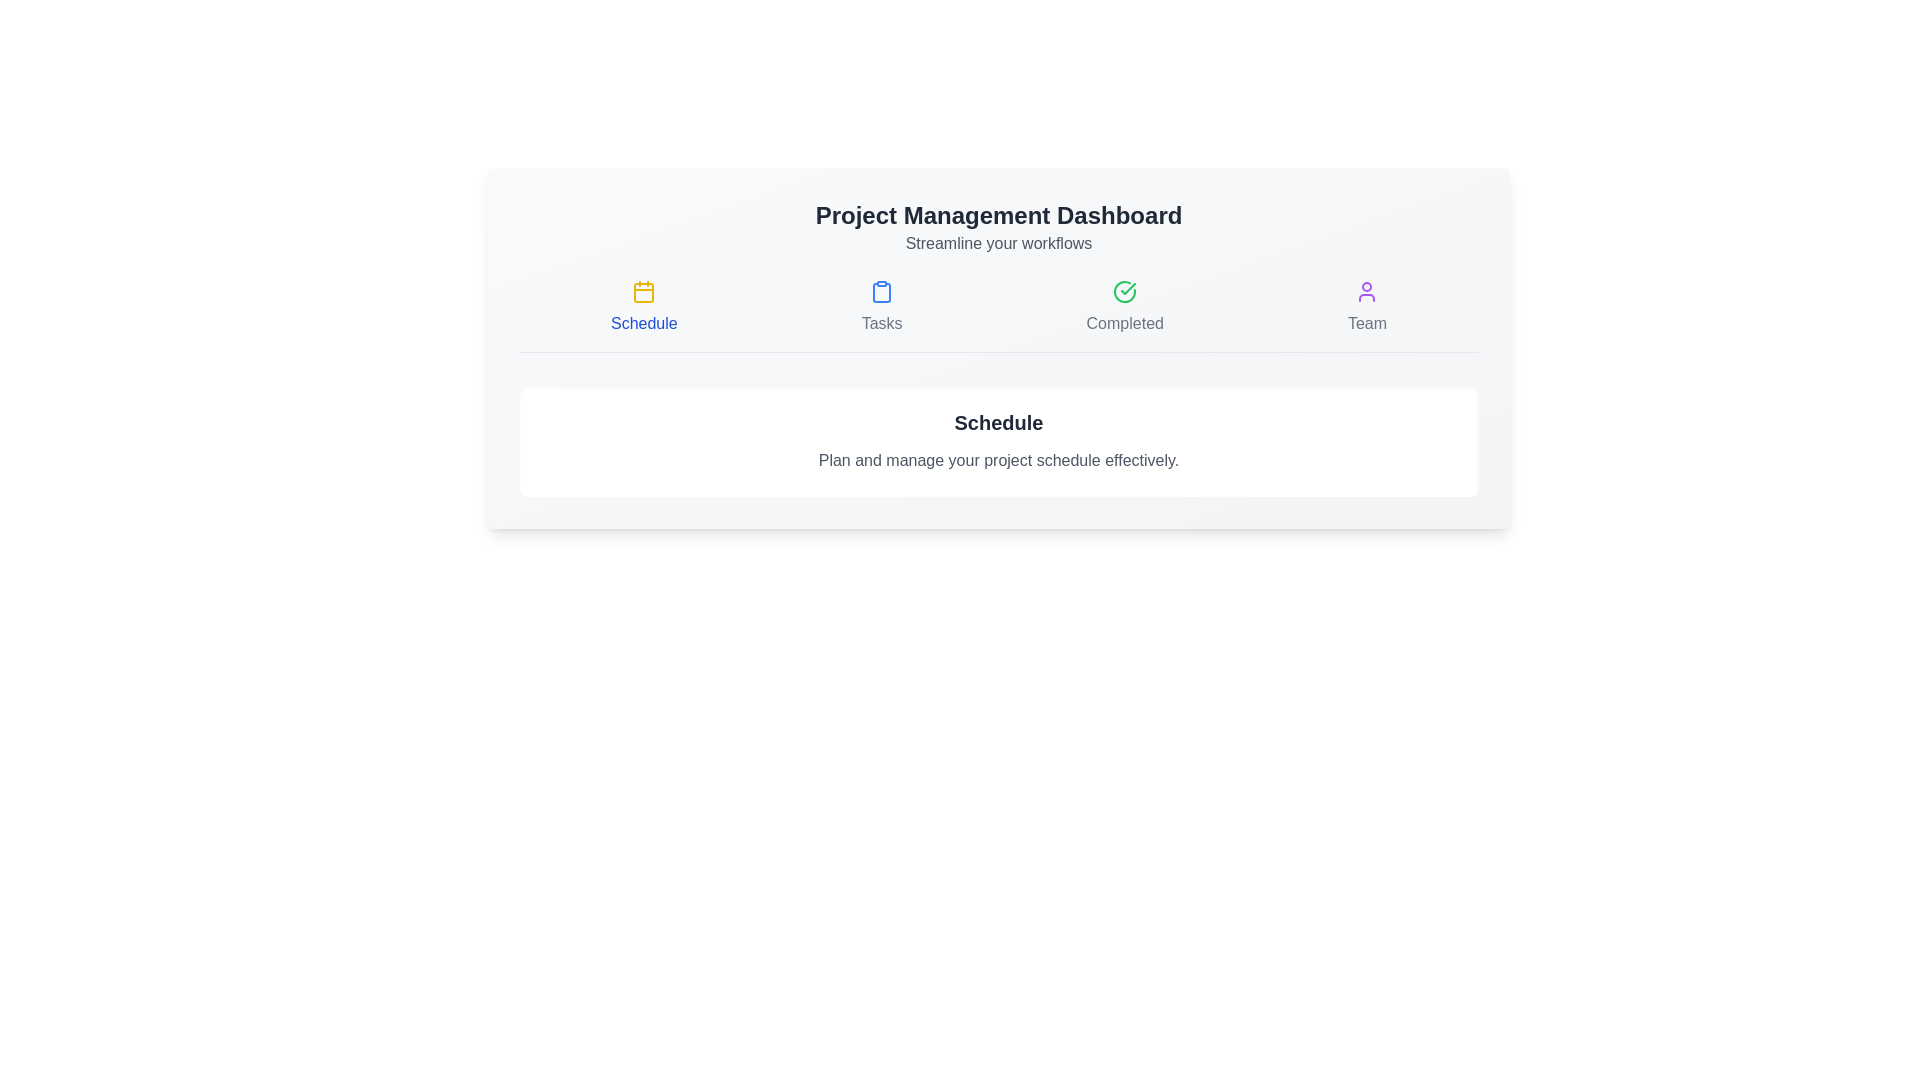 The image size is (1920, 1080). What do you see at coordinates (643, 308) in the screenshot?
I see `the tab named Schedule` at bounding box center [643, 308].